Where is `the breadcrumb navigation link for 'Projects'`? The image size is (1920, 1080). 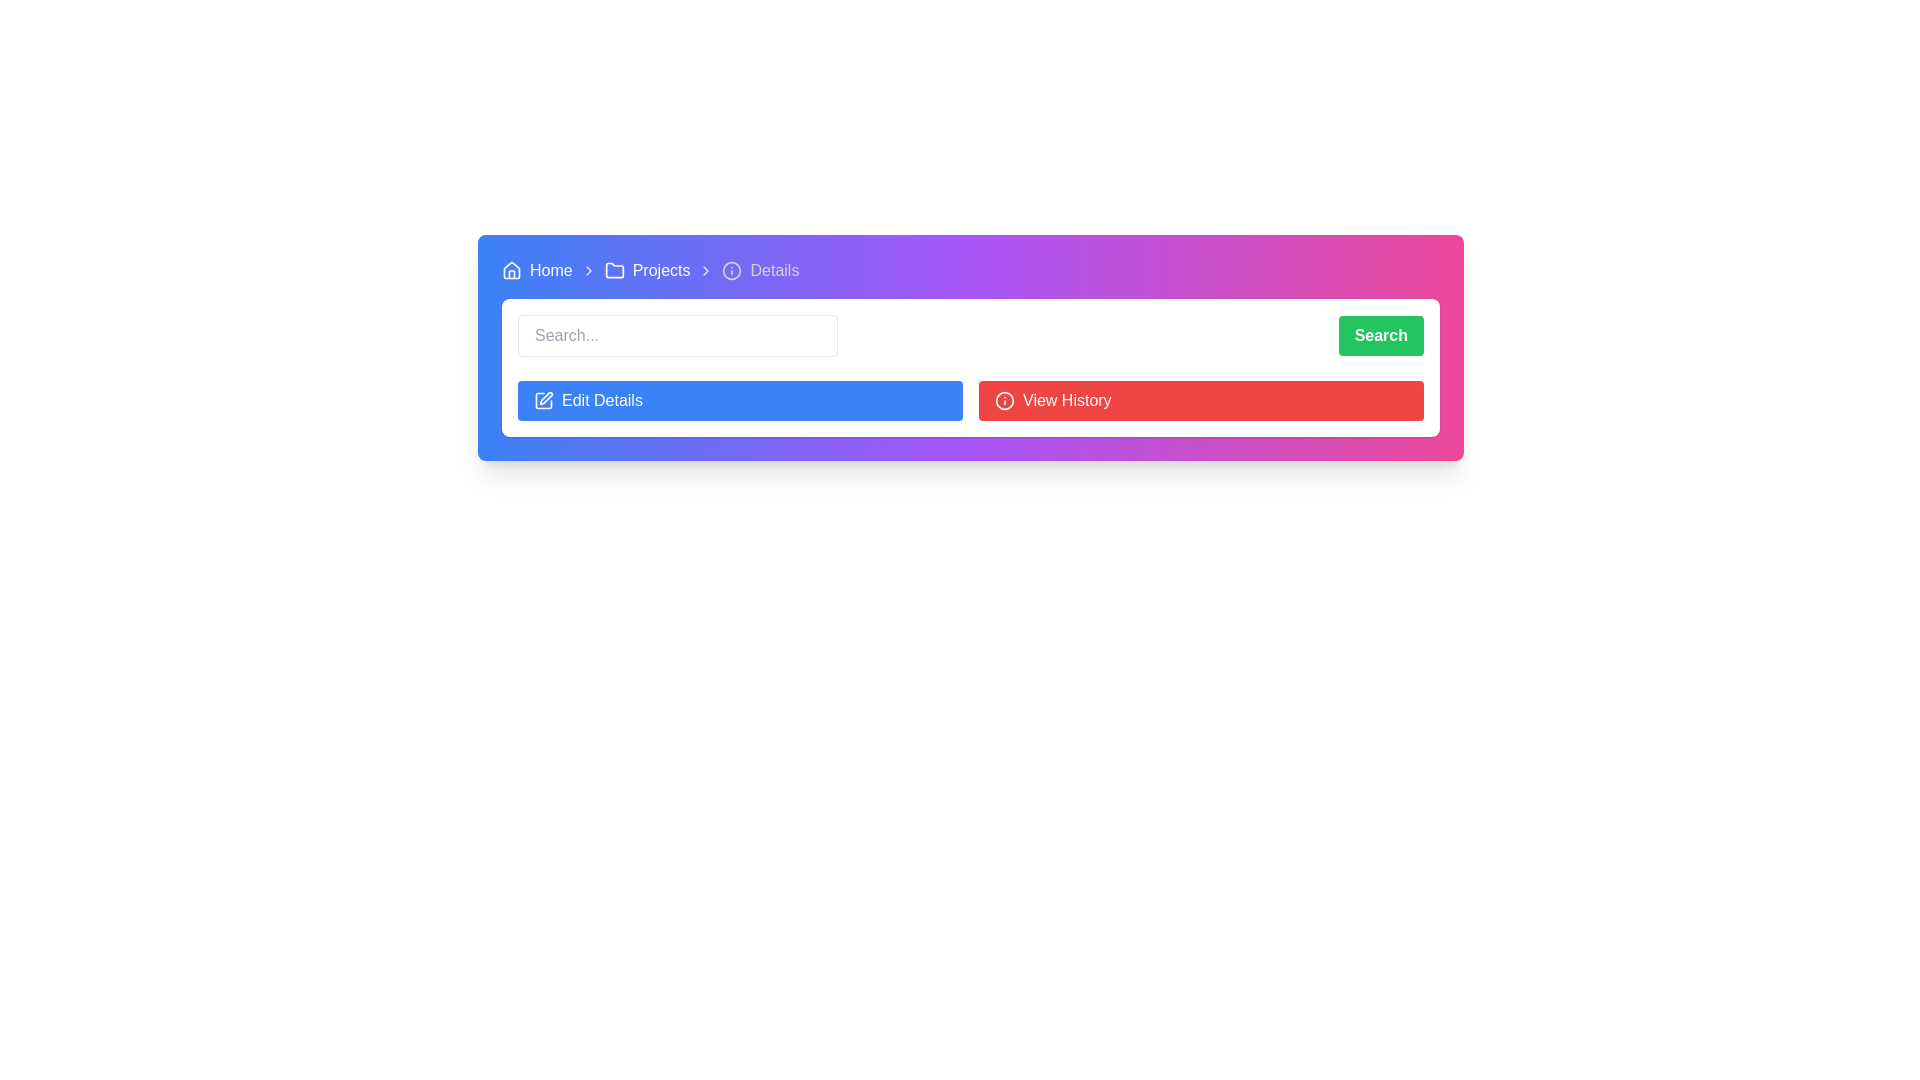
the breadcrumb navigation link for 'Projects' is located at coordinates (647, 270).